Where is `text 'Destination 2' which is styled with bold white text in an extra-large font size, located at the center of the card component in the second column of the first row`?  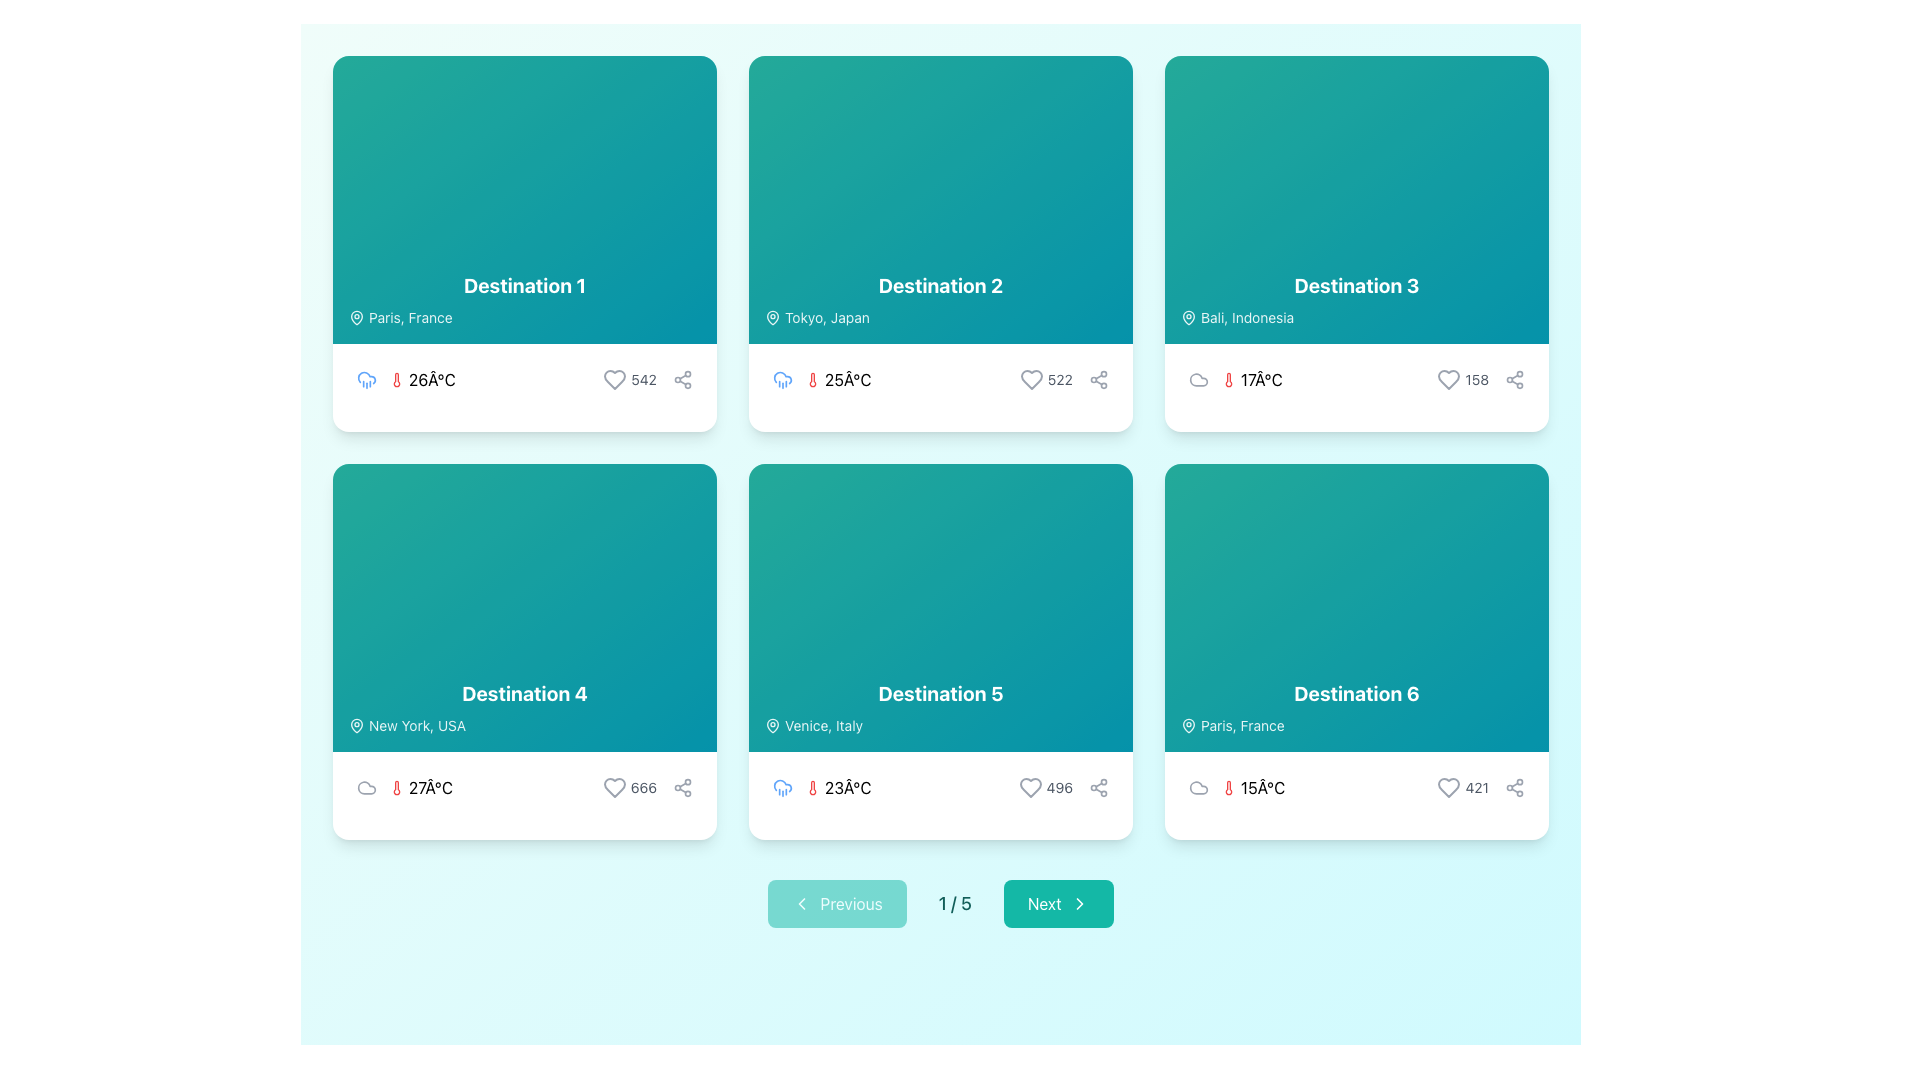 text 'Destination 2' which is styled with bold white text in an extra-large font size, located at the center of the card component in the second column of the first row is located at coordinates (939, 285).